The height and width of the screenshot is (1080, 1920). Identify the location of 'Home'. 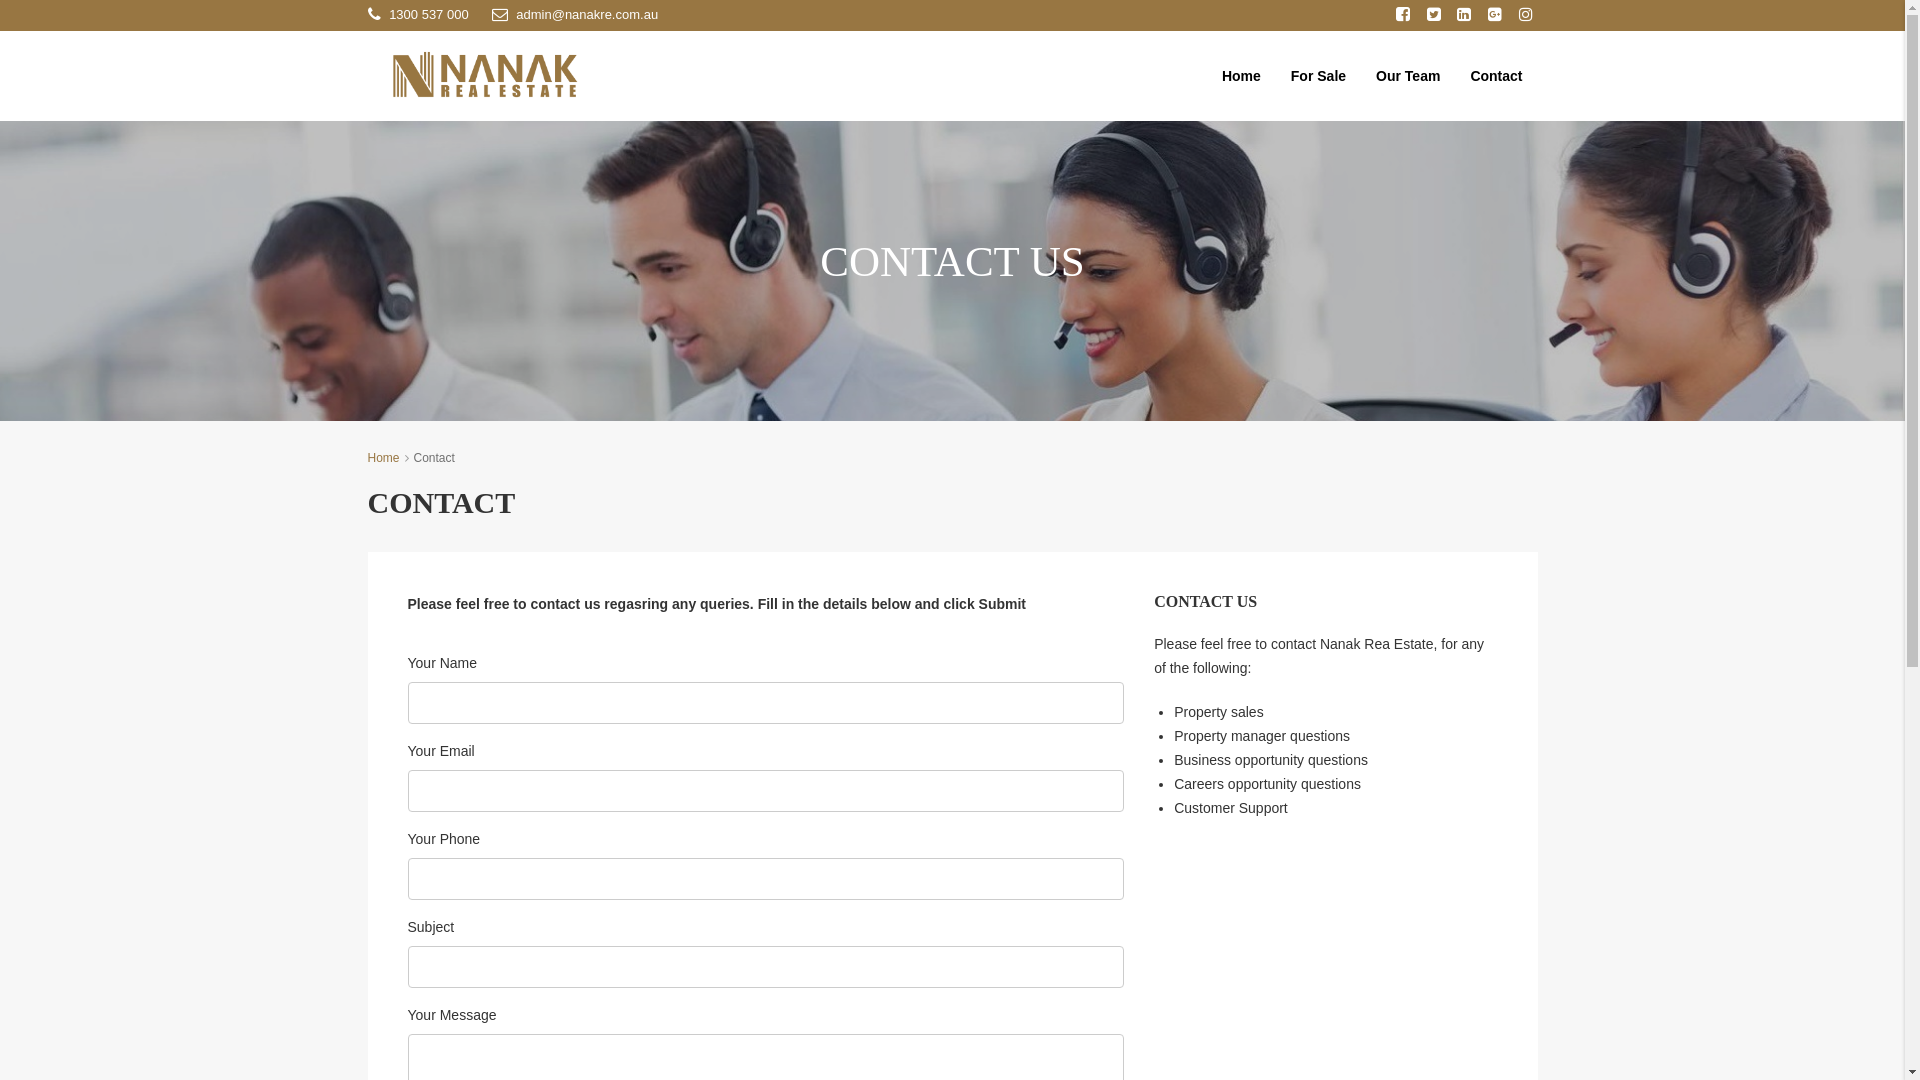
(1240, 75).